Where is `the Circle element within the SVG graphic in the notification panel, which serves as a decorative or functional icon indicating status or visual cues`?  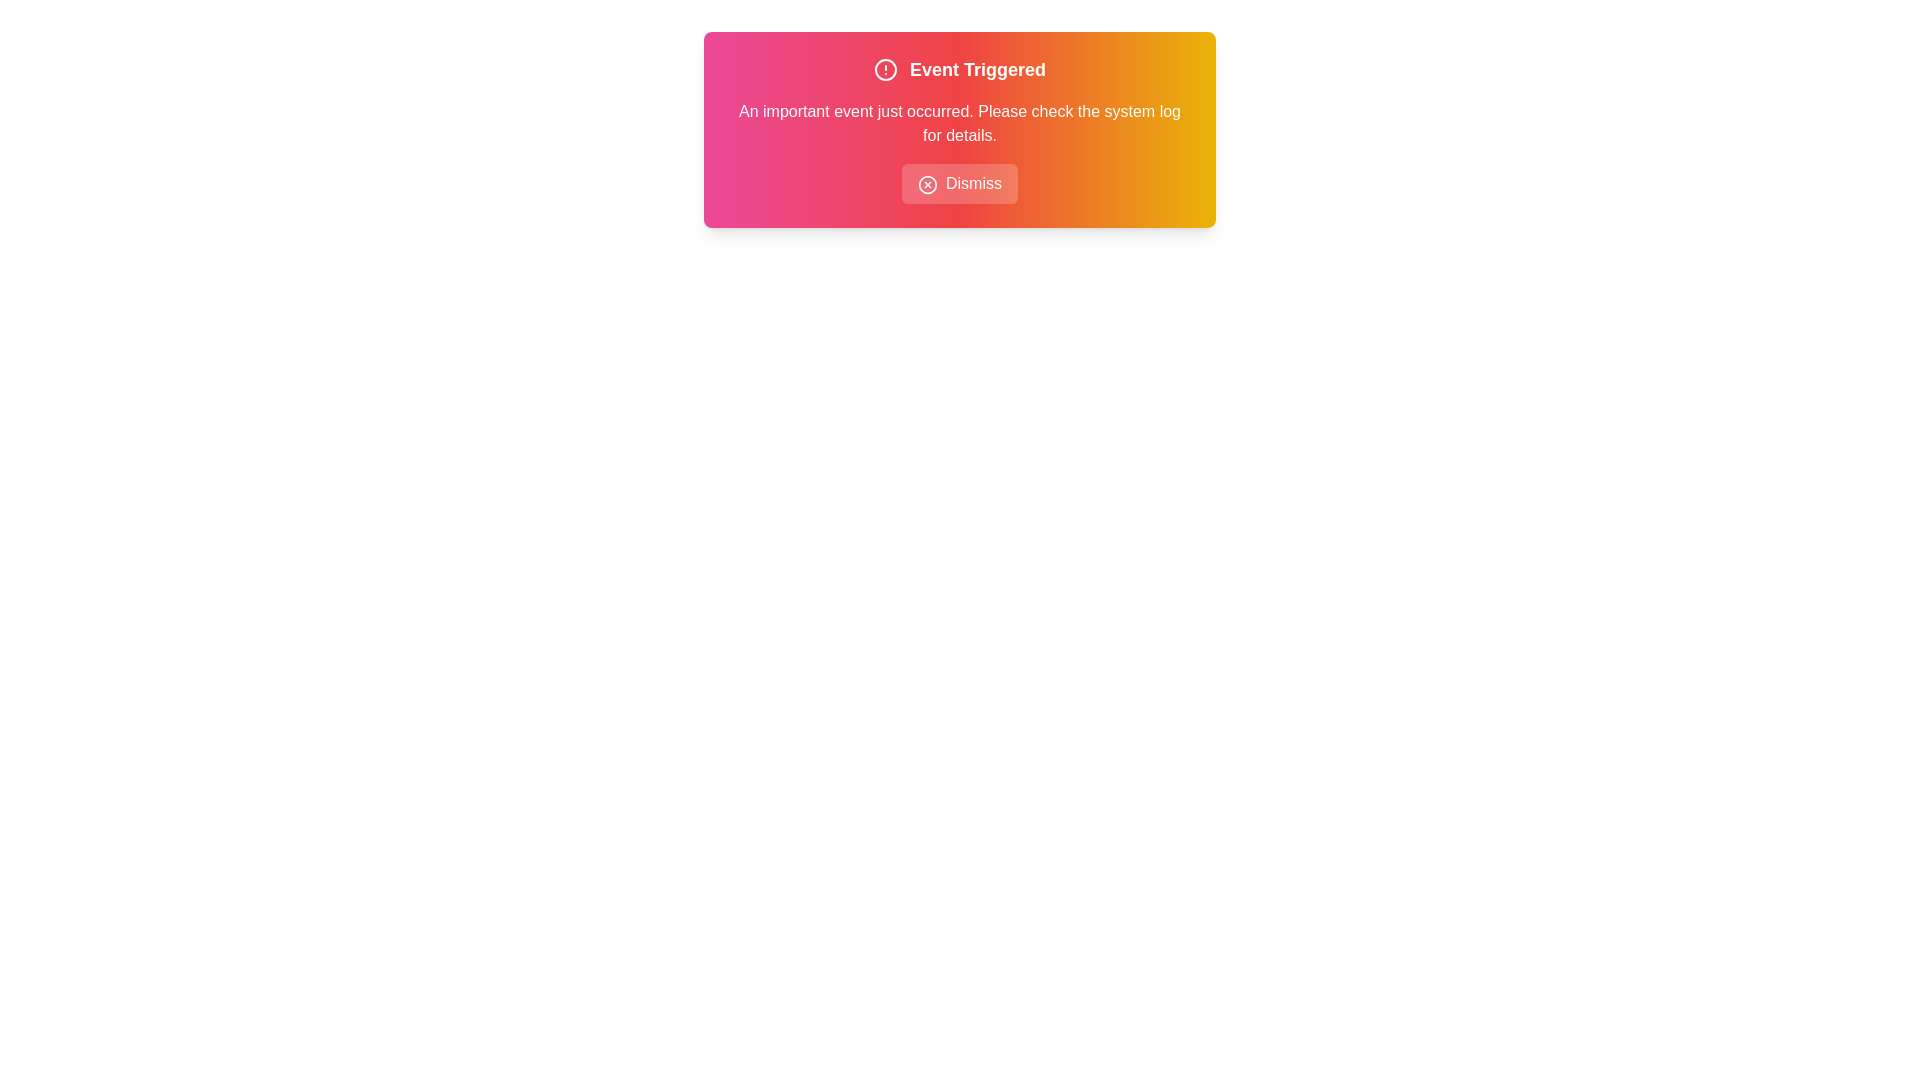 the Circle element within the SVG graphic in the notification panel, which serves as a decorative or functional icon indicating status or visual cues is located at coordinates (926, 184).